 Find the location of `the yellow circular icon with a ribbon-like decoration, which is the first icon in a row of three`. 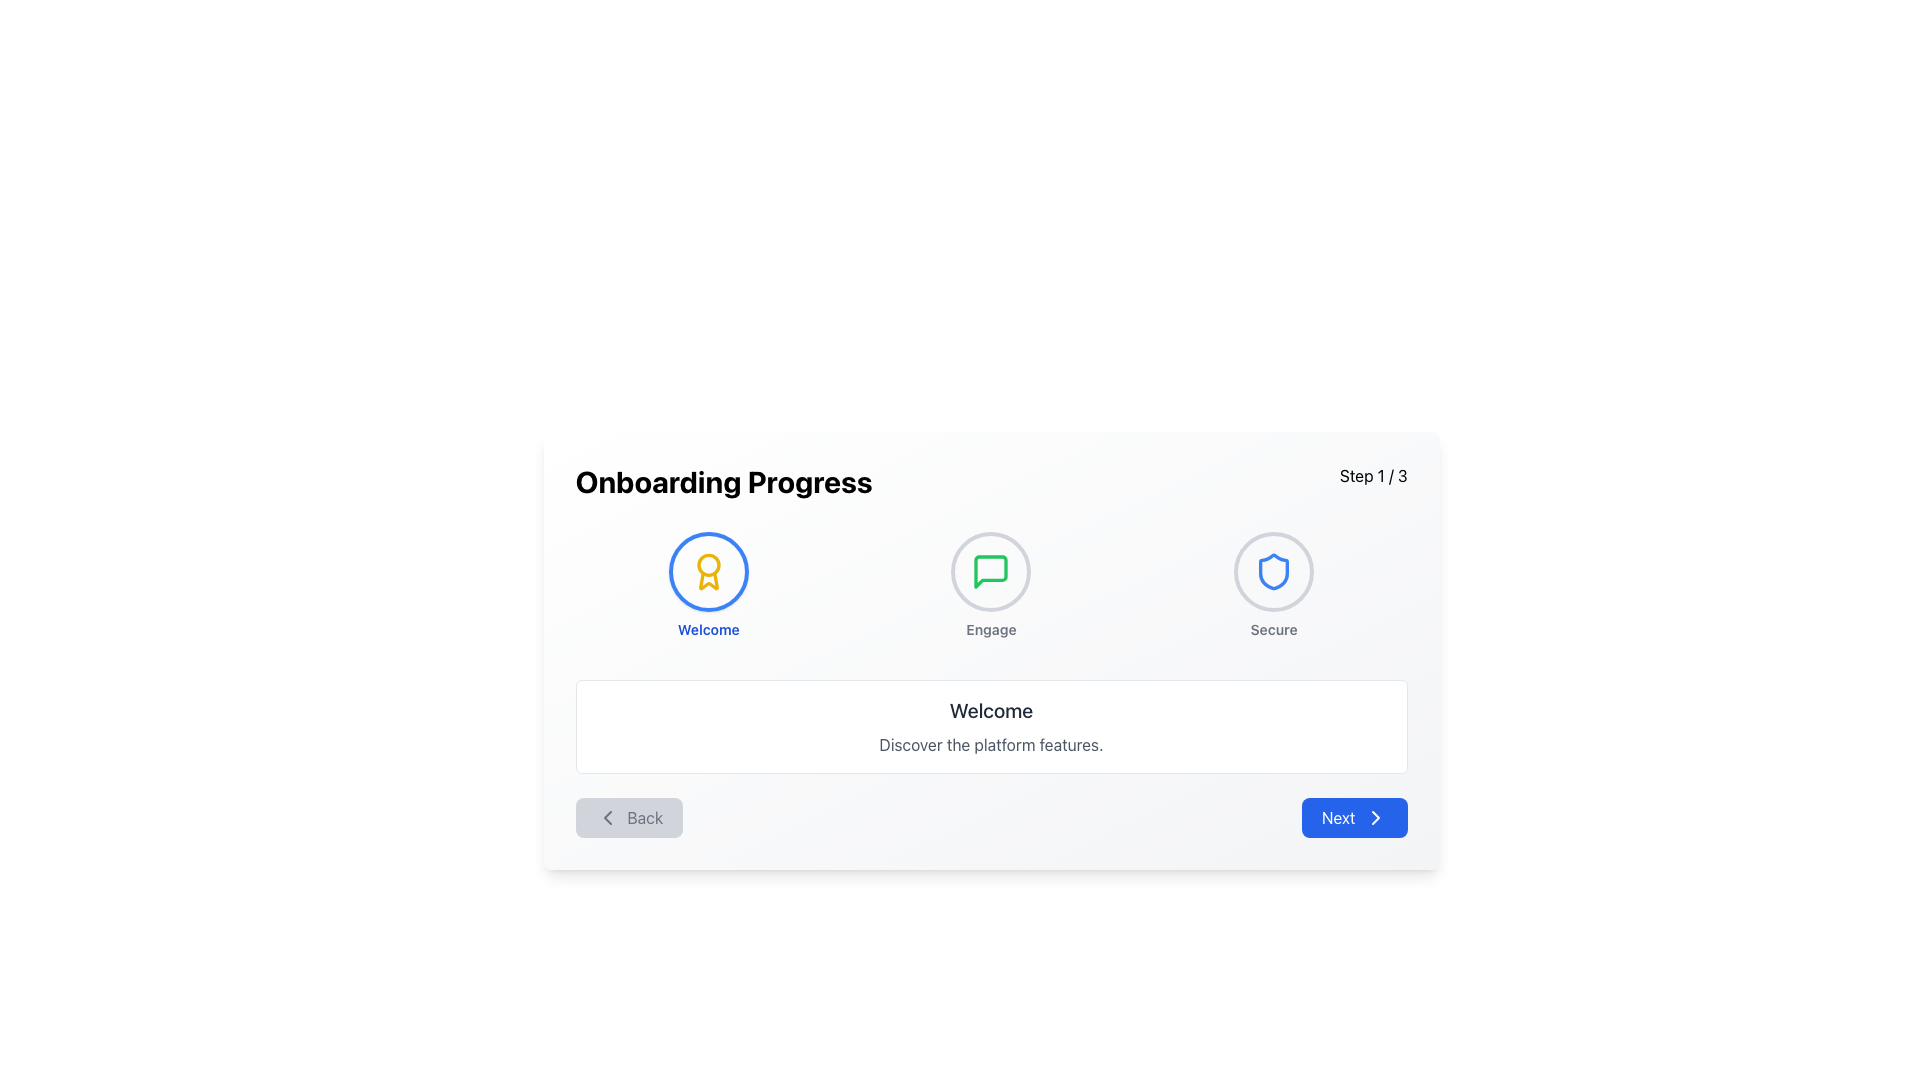

the yellow circular icon with a ribbon-like decoration, which is the first icon in a row of three is located at coordinates (708, 571).